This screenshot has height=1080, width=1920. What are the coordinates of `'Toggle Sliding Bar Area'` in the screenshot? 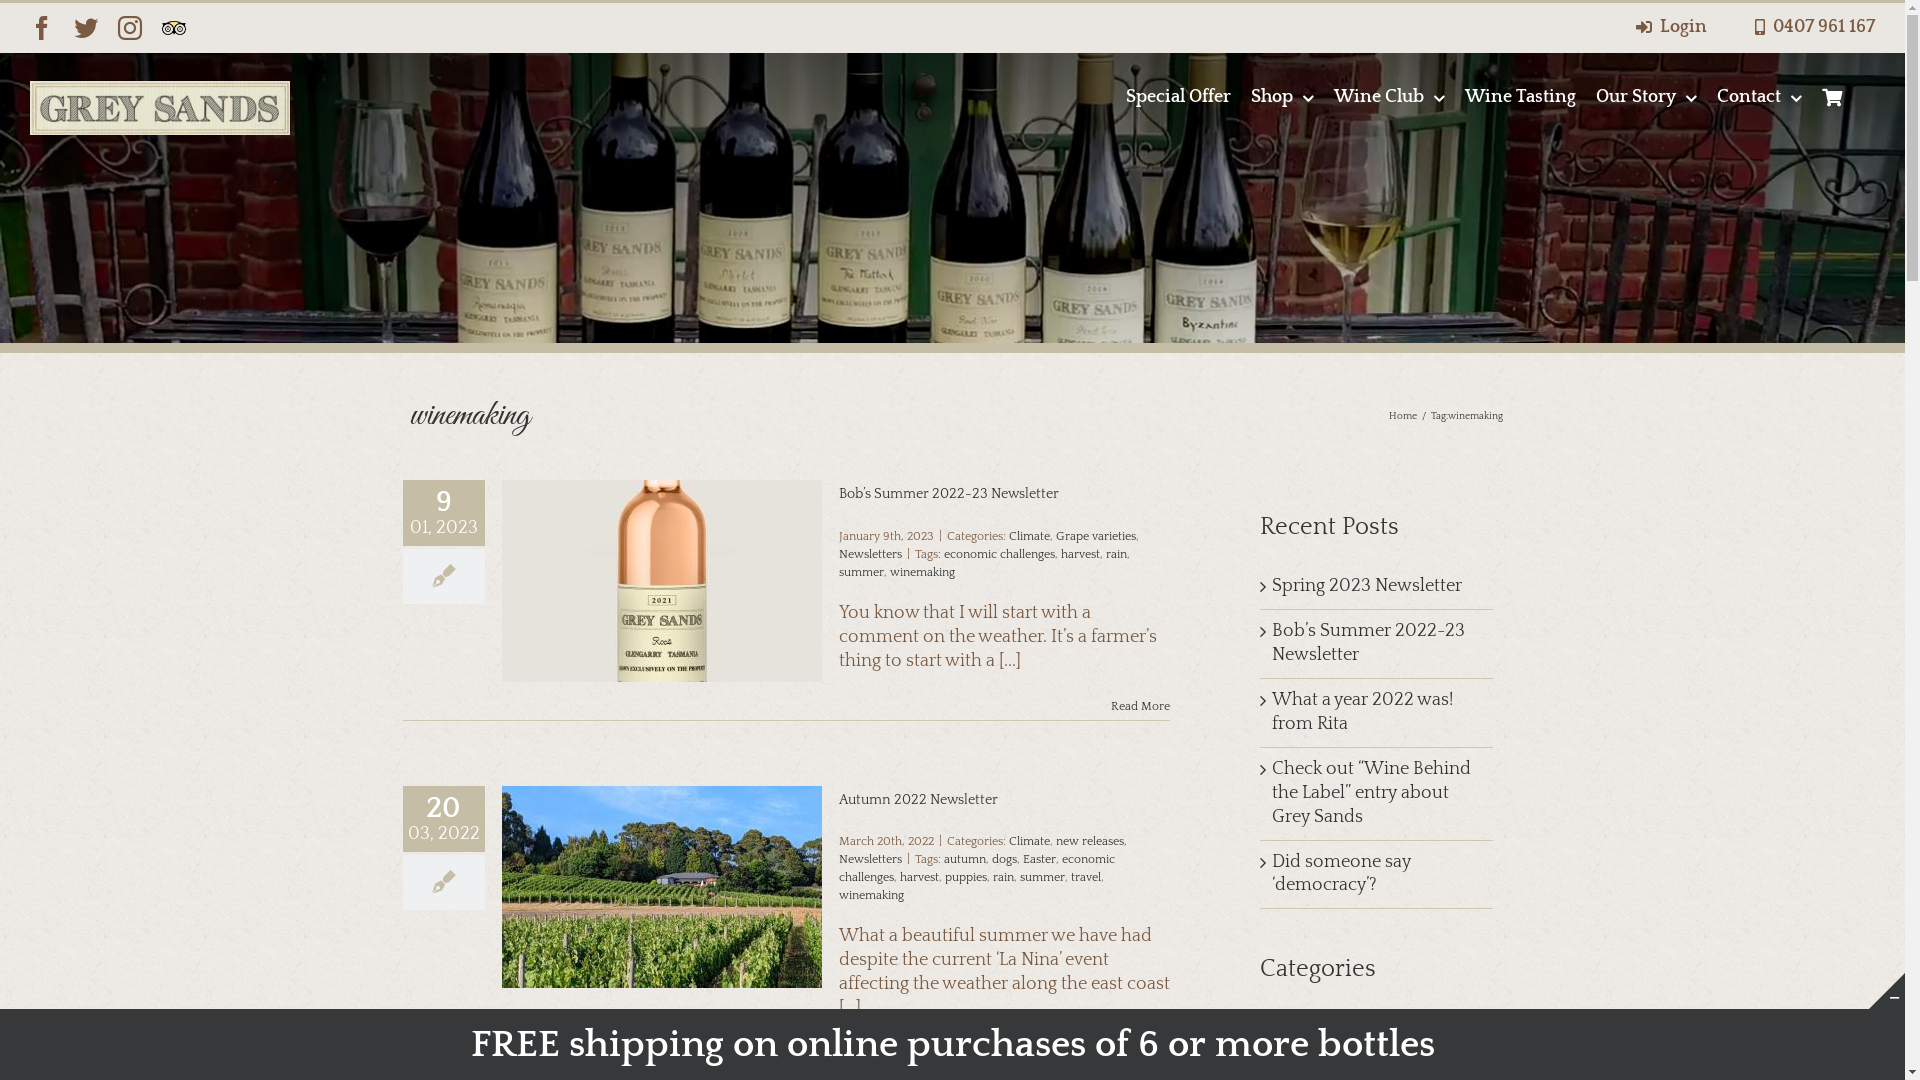 It's located at (1885, 991).